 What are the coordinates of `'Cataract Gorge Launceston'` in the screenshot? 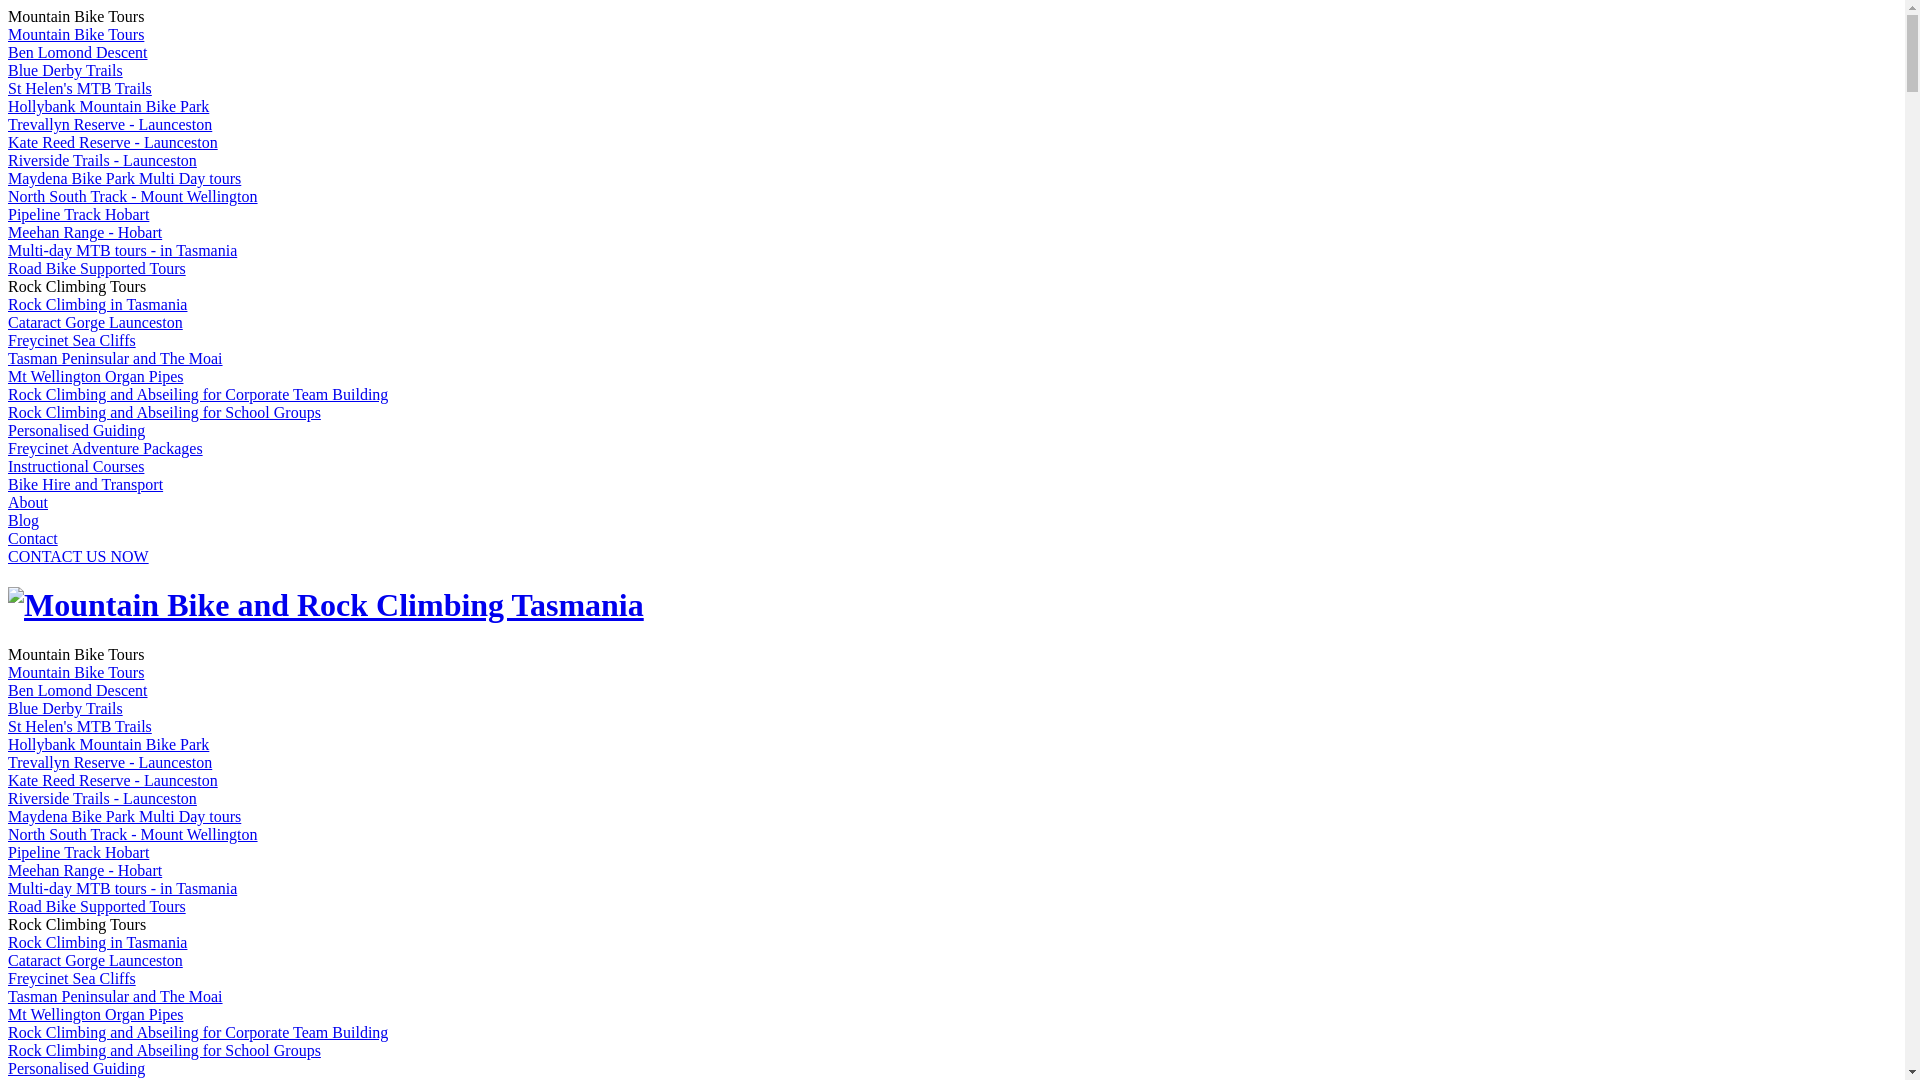 It's located at (94, 321).